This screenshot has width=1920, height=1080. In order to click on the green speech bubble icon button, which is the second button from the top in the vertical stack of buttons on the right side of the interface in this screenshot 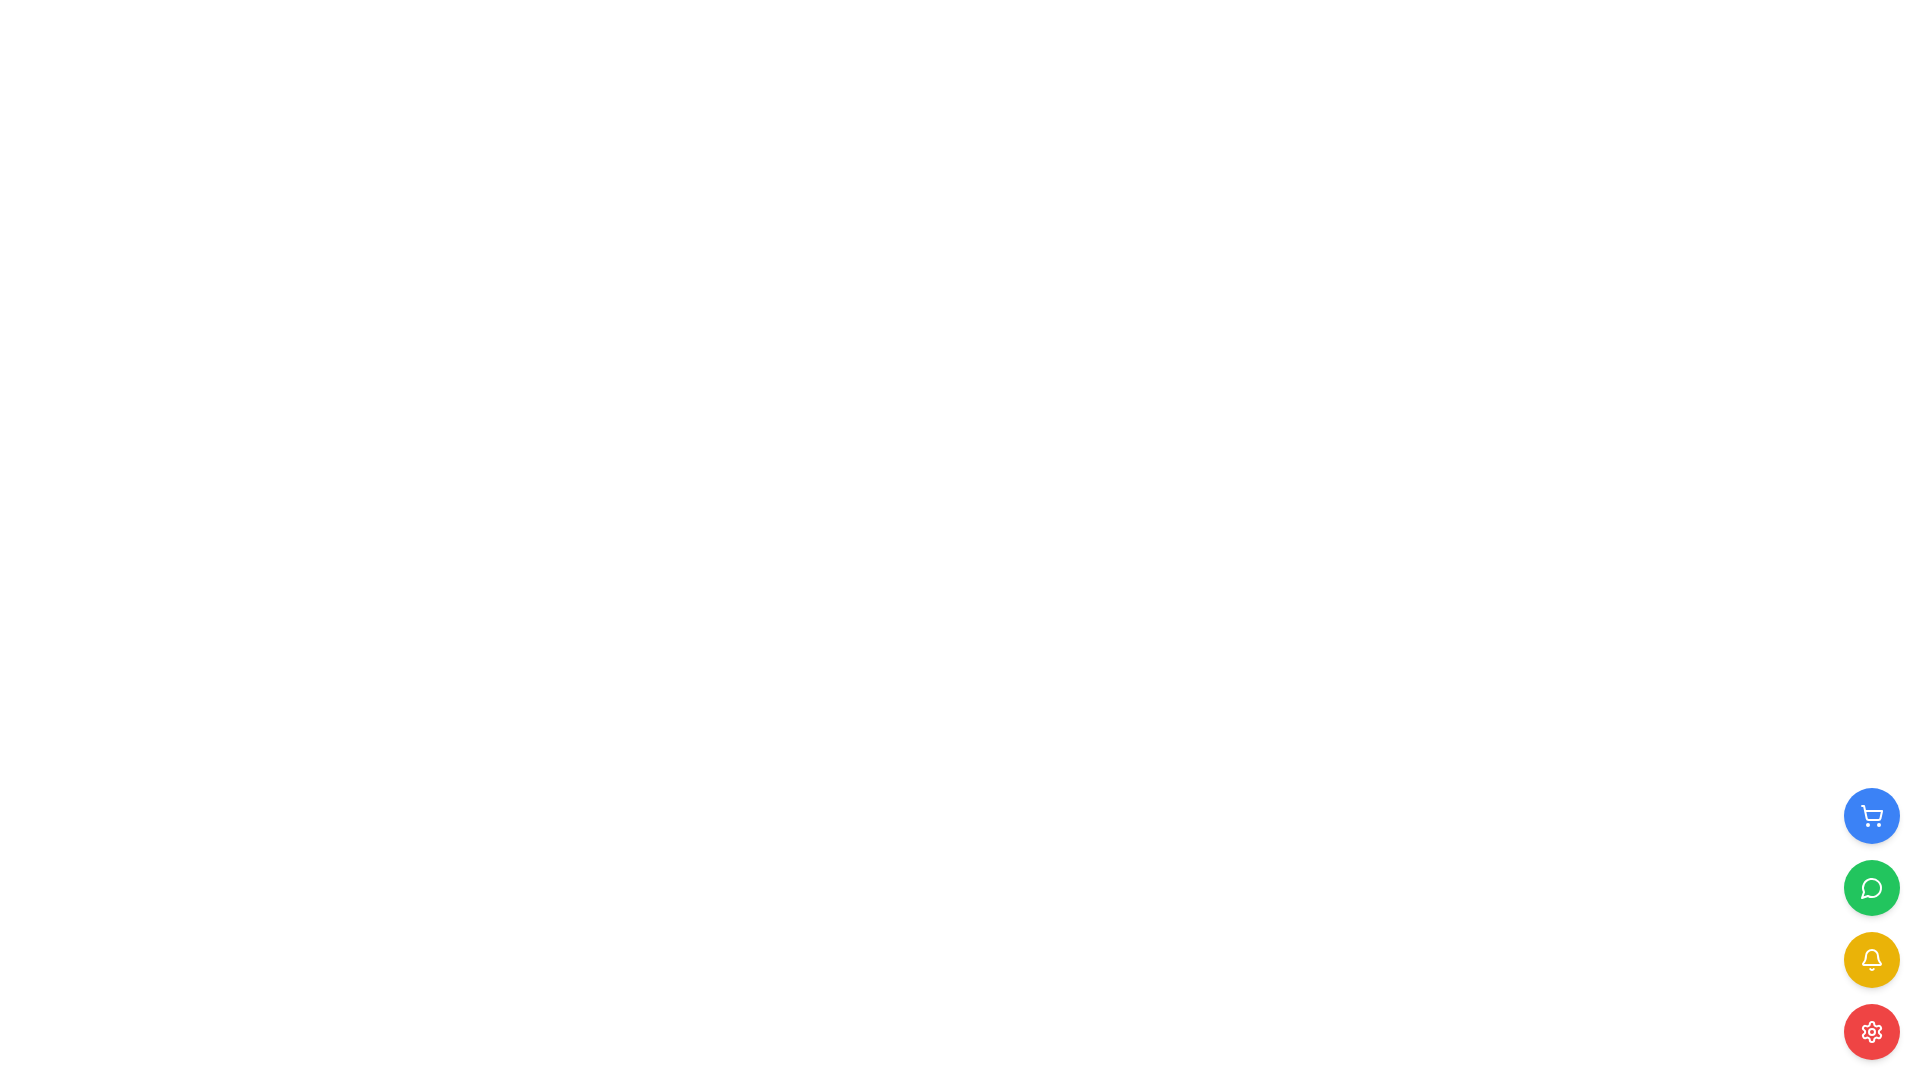, I will do `click(1871, 886)`.